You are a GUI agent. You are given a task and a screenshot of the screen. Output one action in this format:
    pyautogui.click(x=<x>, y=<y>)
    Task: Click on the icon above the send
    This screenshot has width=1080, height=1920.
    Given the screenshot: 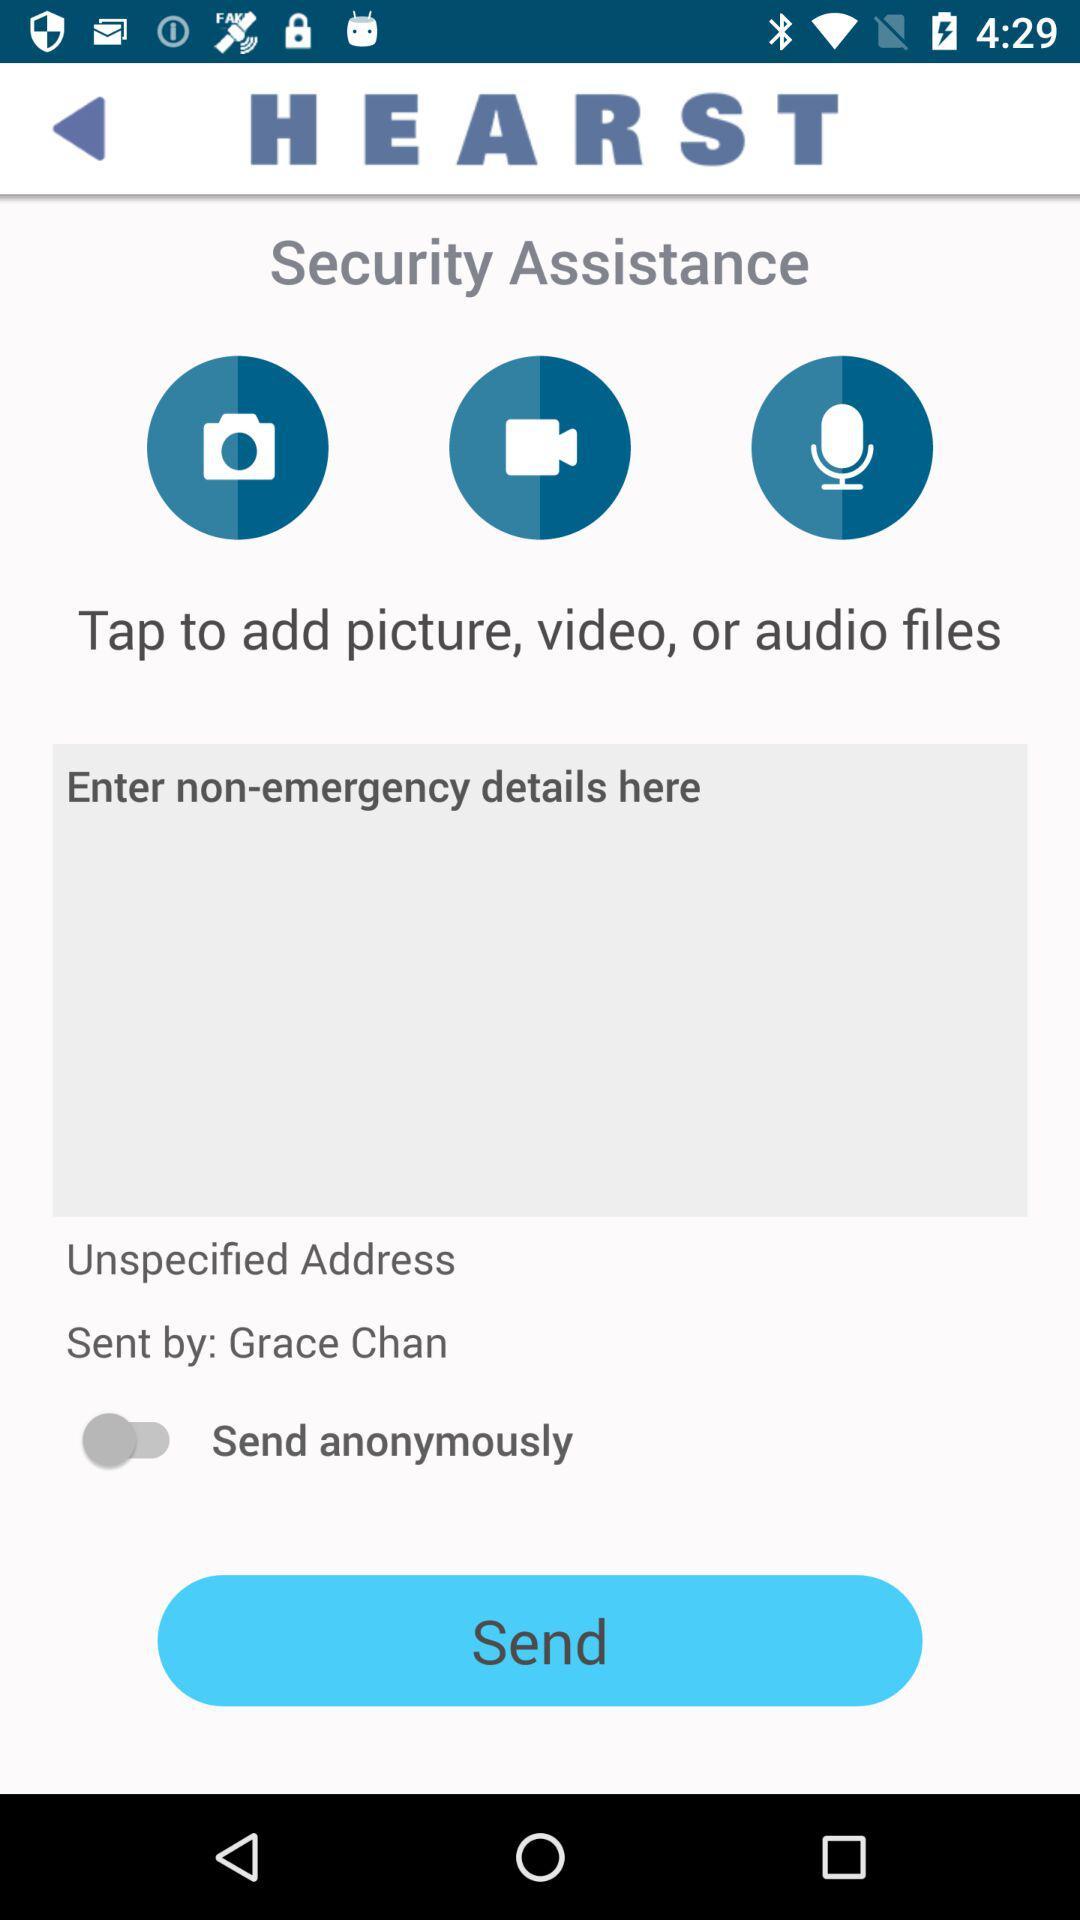 What is the action you would take?
    pyautogui.click(x=135, y=1438)
    